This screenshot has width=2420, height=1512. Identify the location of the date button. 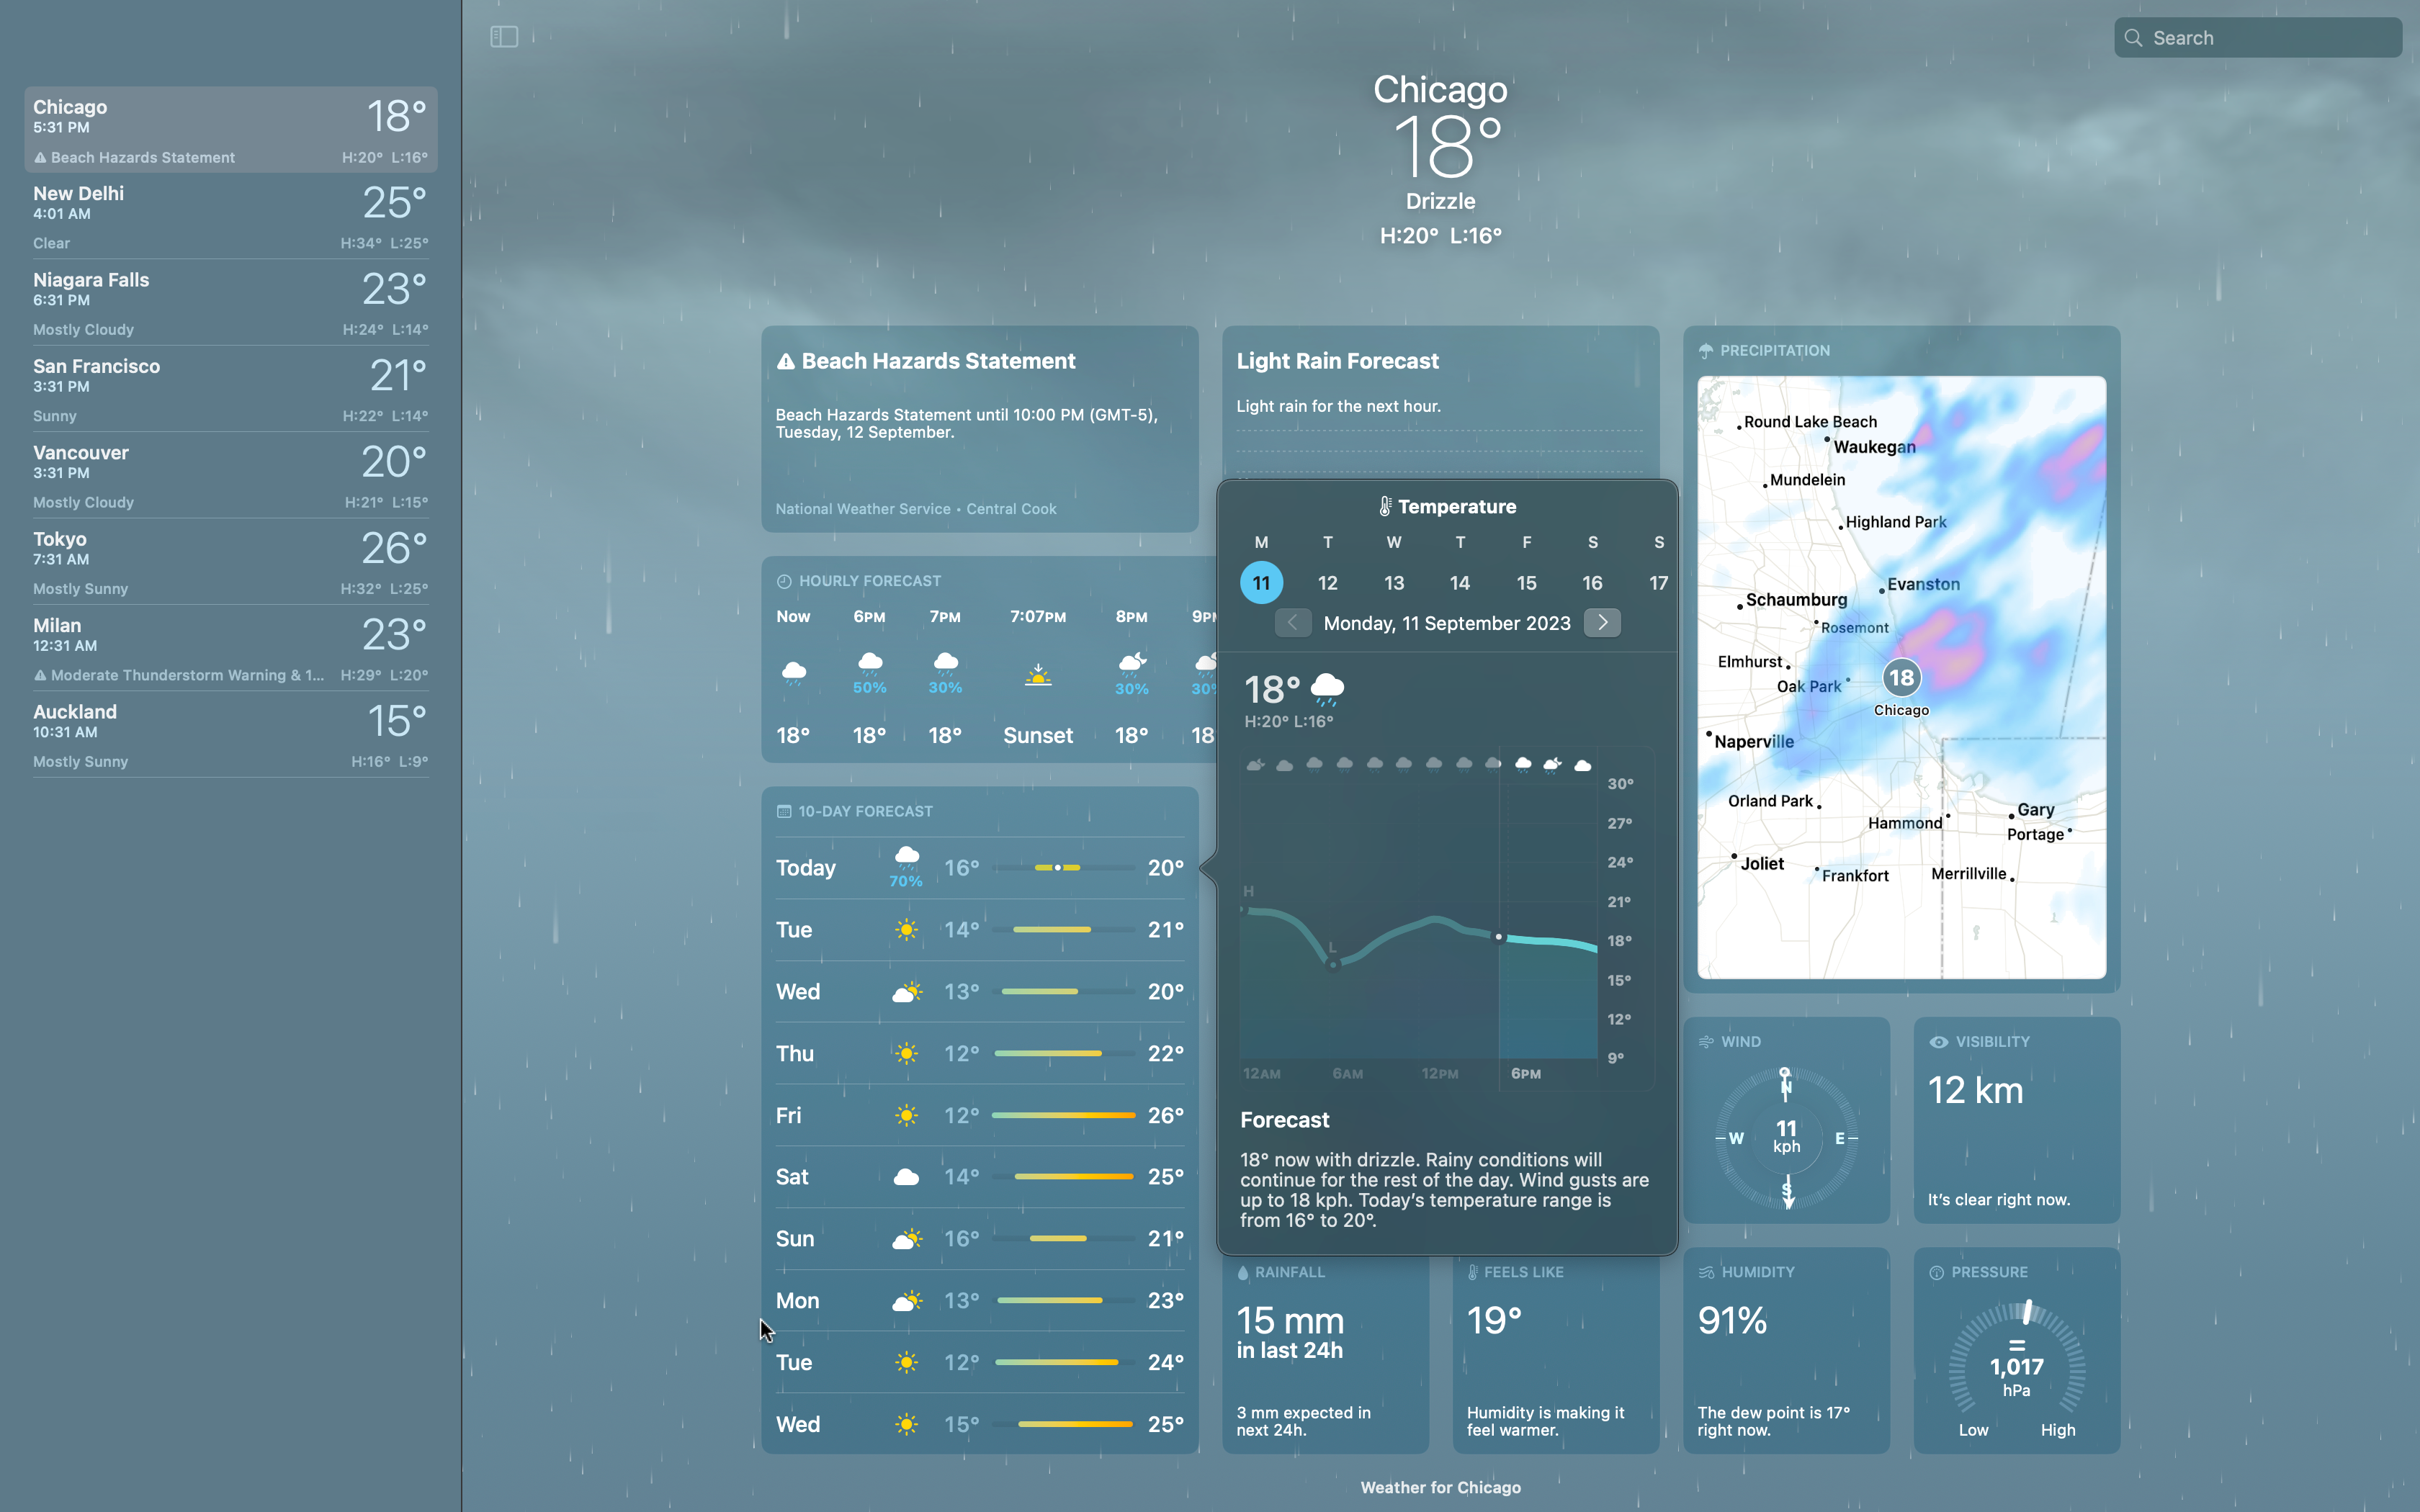
(1395, 581).